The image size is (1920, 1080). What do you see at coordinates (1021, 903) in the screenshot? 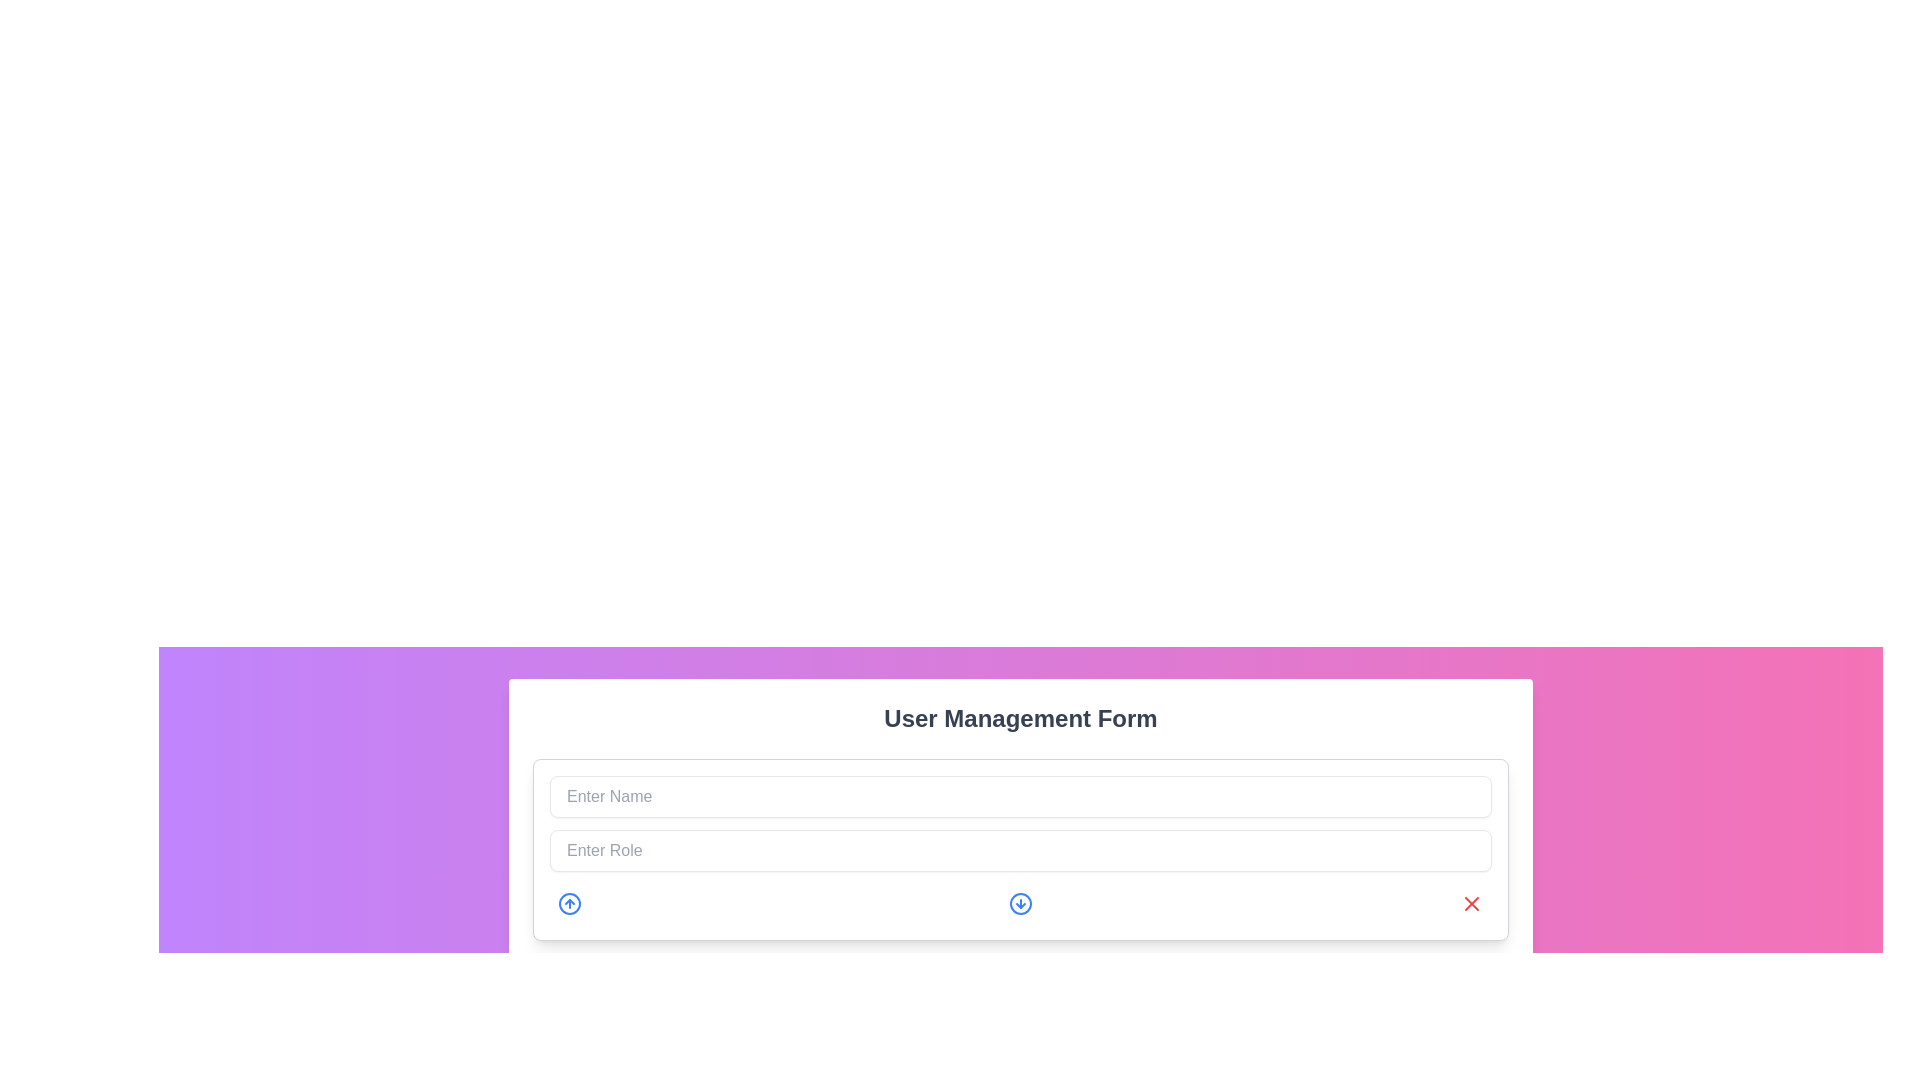
I see `the button with an embedded circular icon located at the center of the form's bottom edge` at bounding box center [1021, 903].